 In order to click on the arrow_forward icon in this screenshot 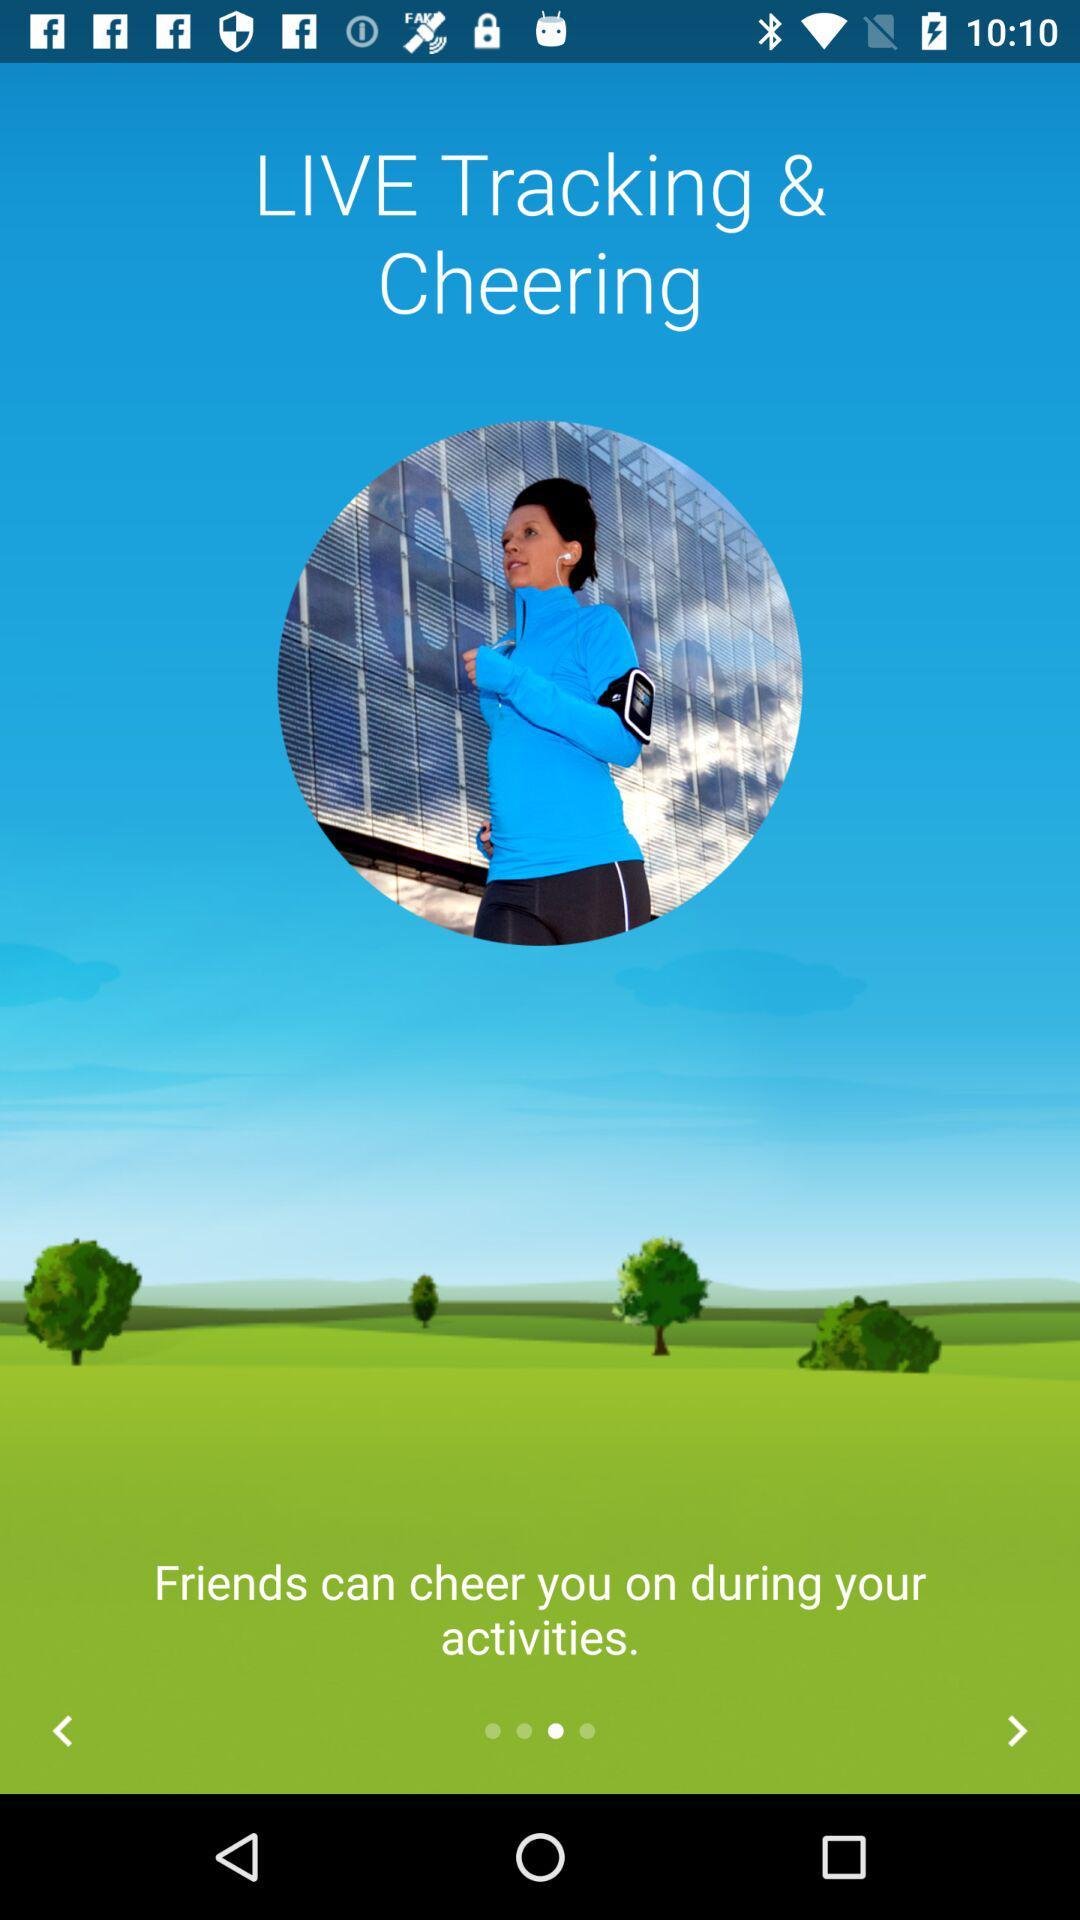, I will do `click(1017, 1730)`.